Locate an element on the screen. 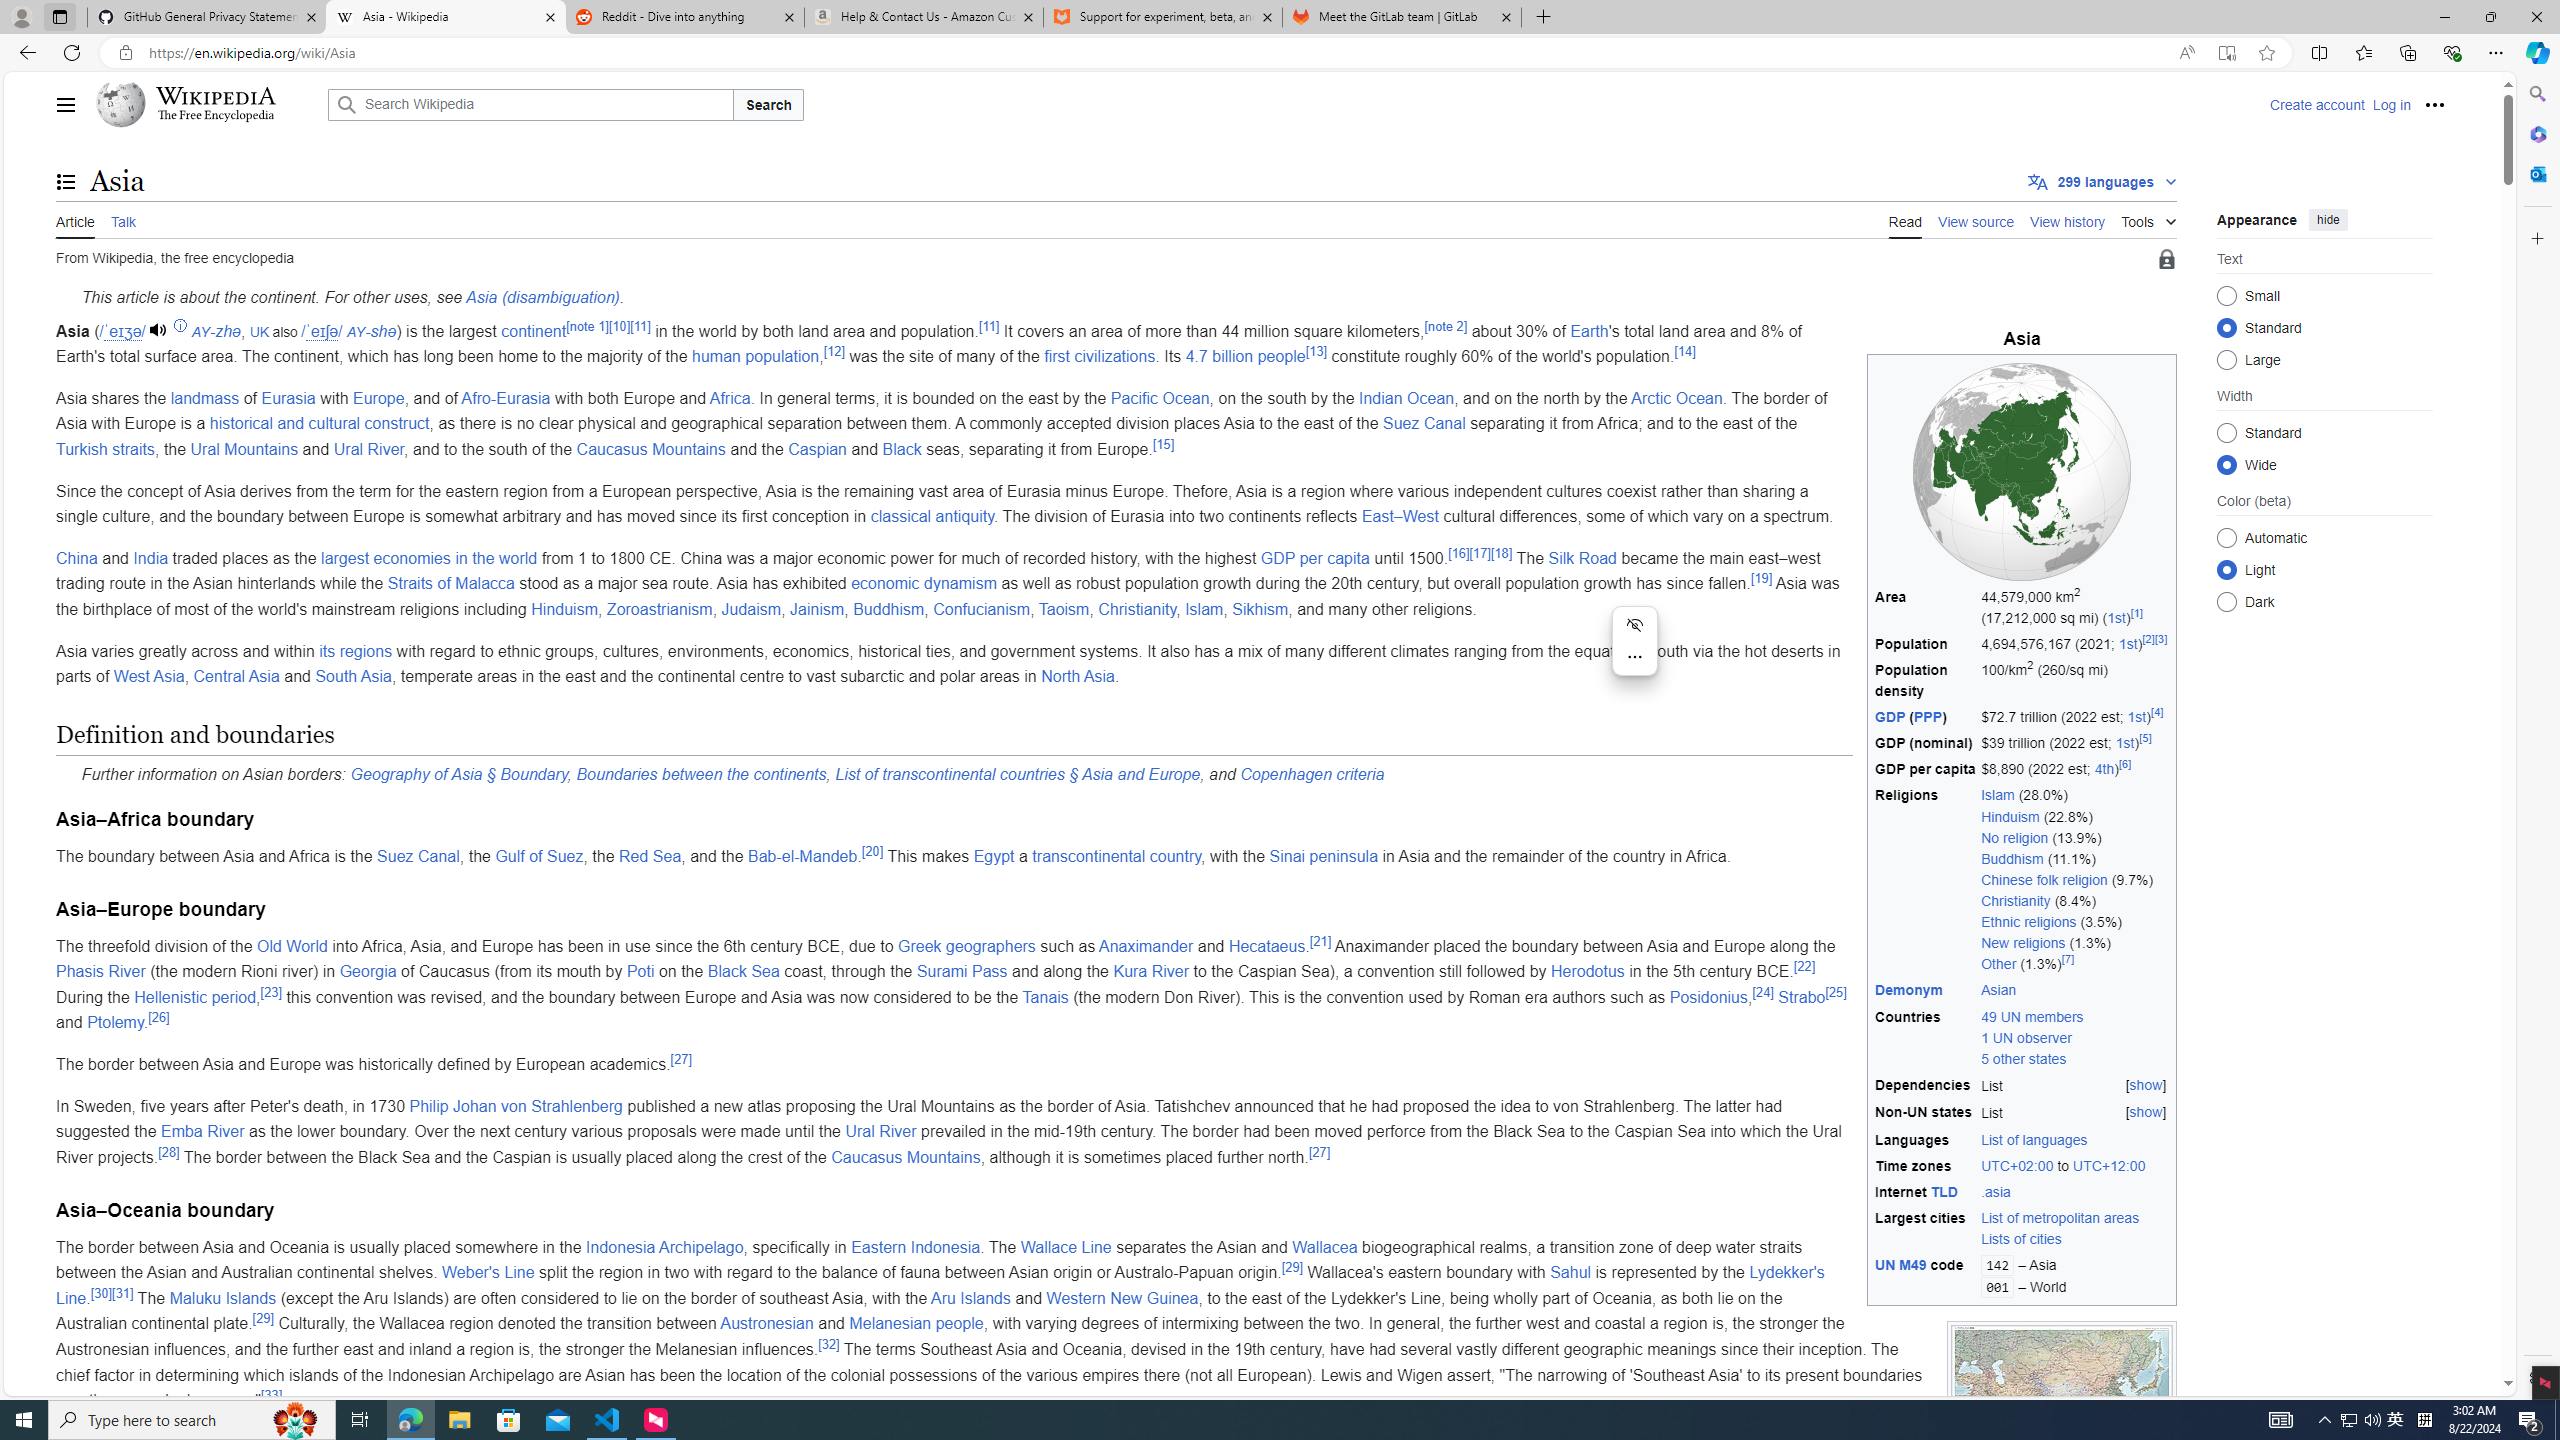 The image size is (2560, 1440). 'Christianity' is located at coordinates (1137, 608).